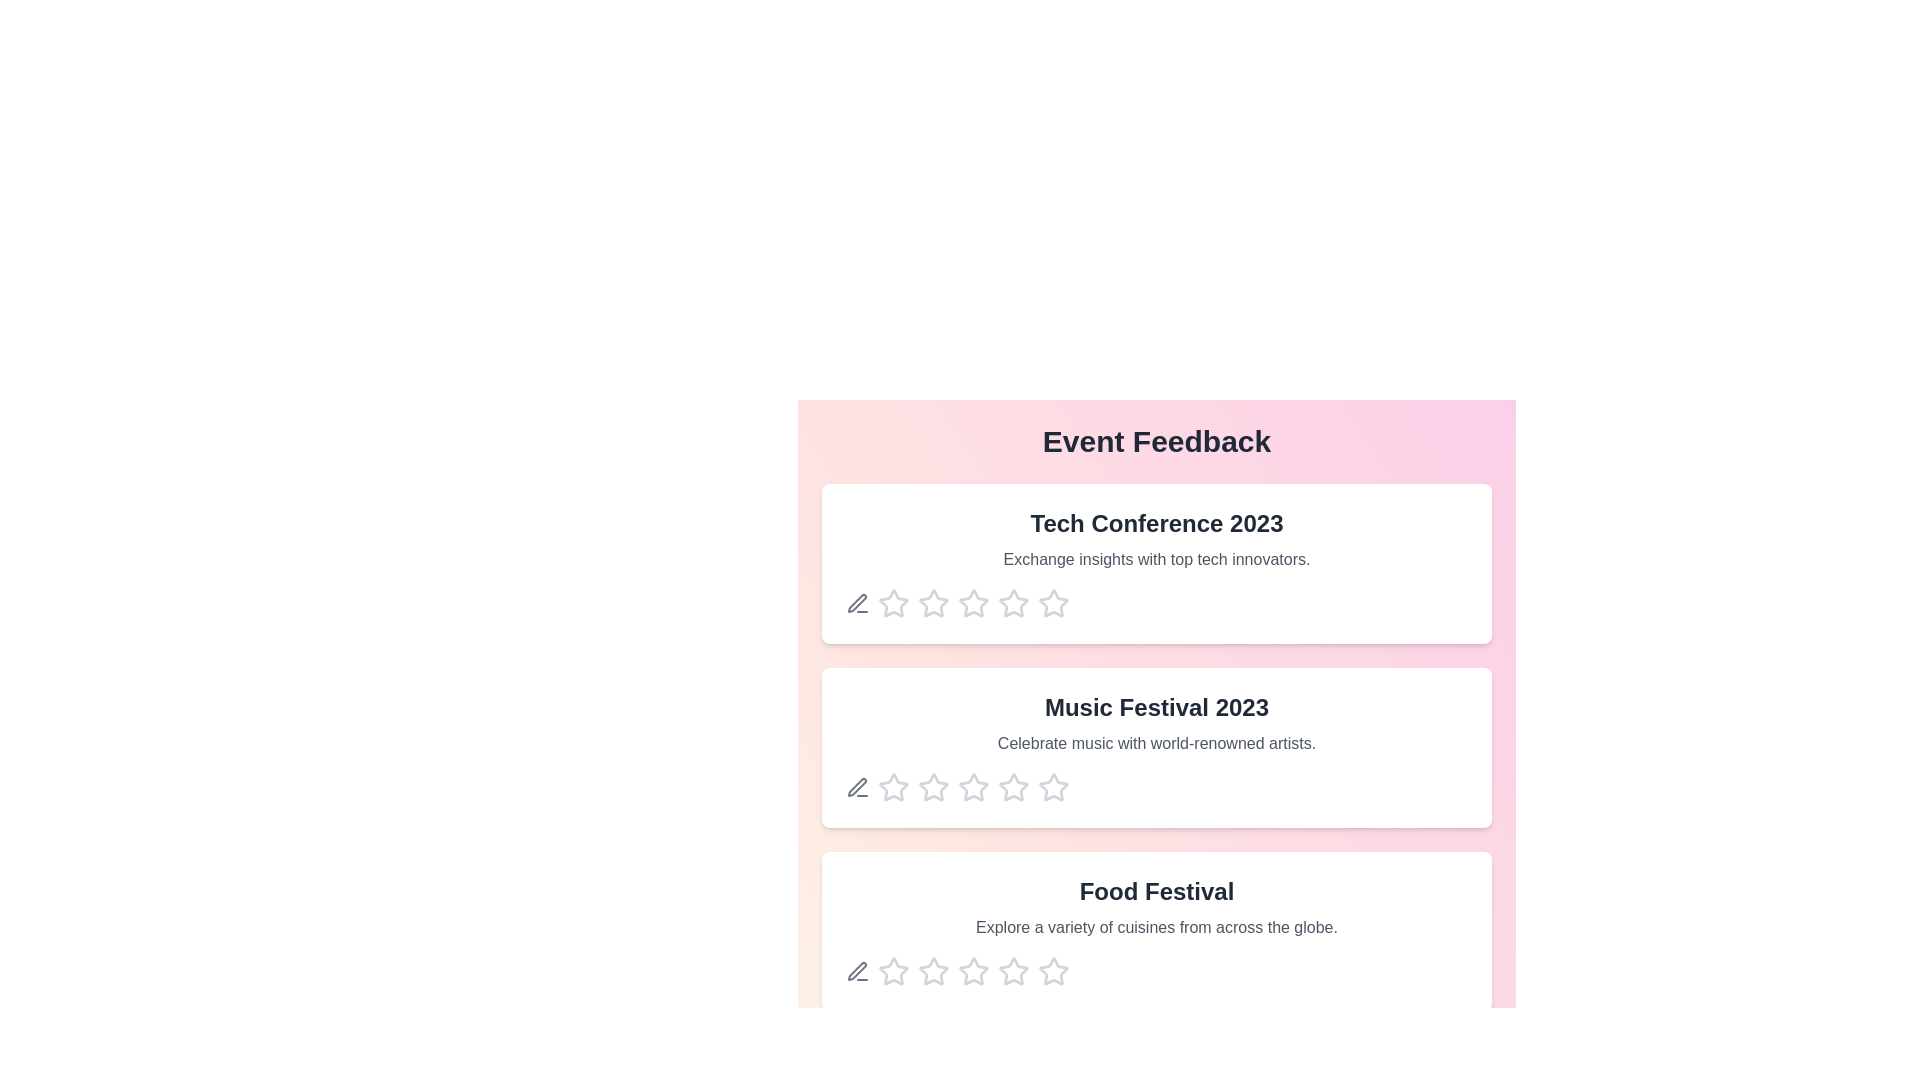 This screenshot has height=1080, width=1920. Describe the element at coordinates (1013, 603) in the screenshot. I see `the star corresponding to the rating 4` at that location.